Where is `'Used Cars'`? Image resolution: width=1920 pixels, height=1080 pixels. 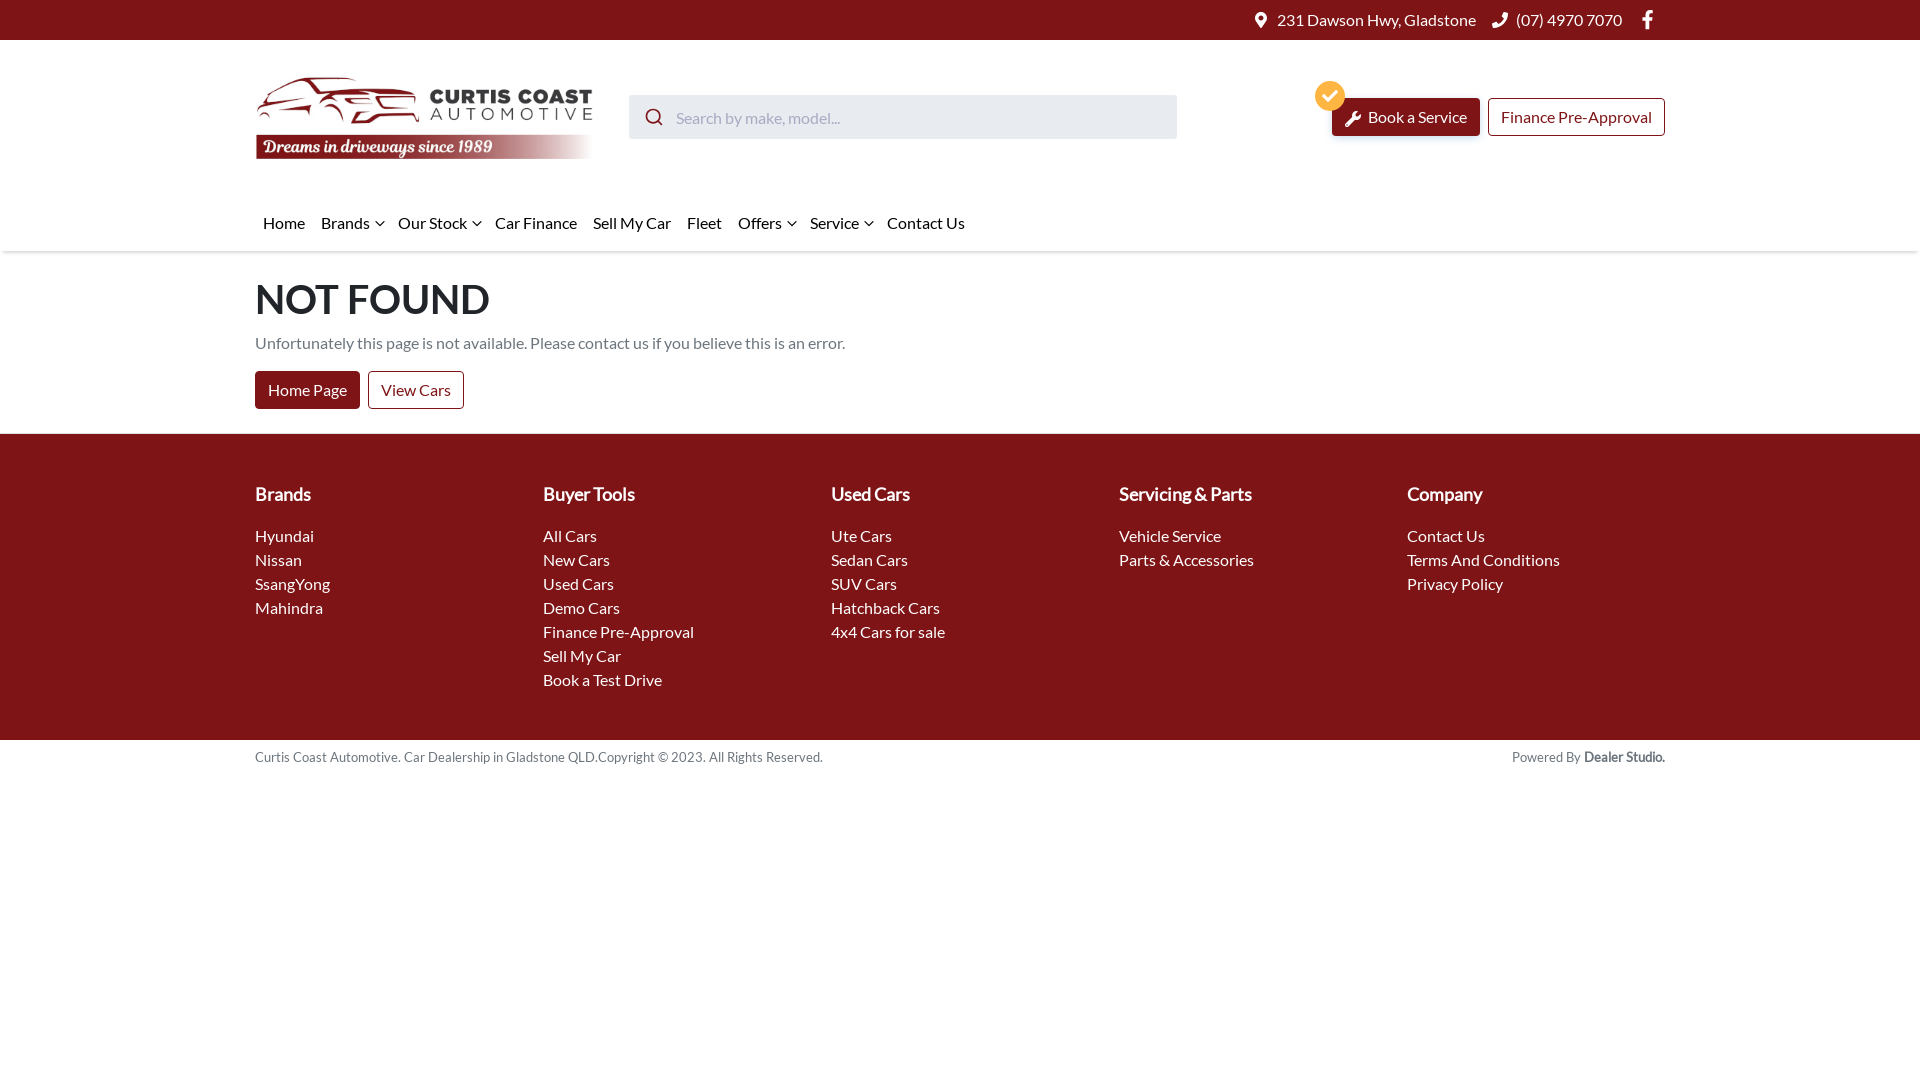
'Used Cars' is located at coordinates (577, 583).